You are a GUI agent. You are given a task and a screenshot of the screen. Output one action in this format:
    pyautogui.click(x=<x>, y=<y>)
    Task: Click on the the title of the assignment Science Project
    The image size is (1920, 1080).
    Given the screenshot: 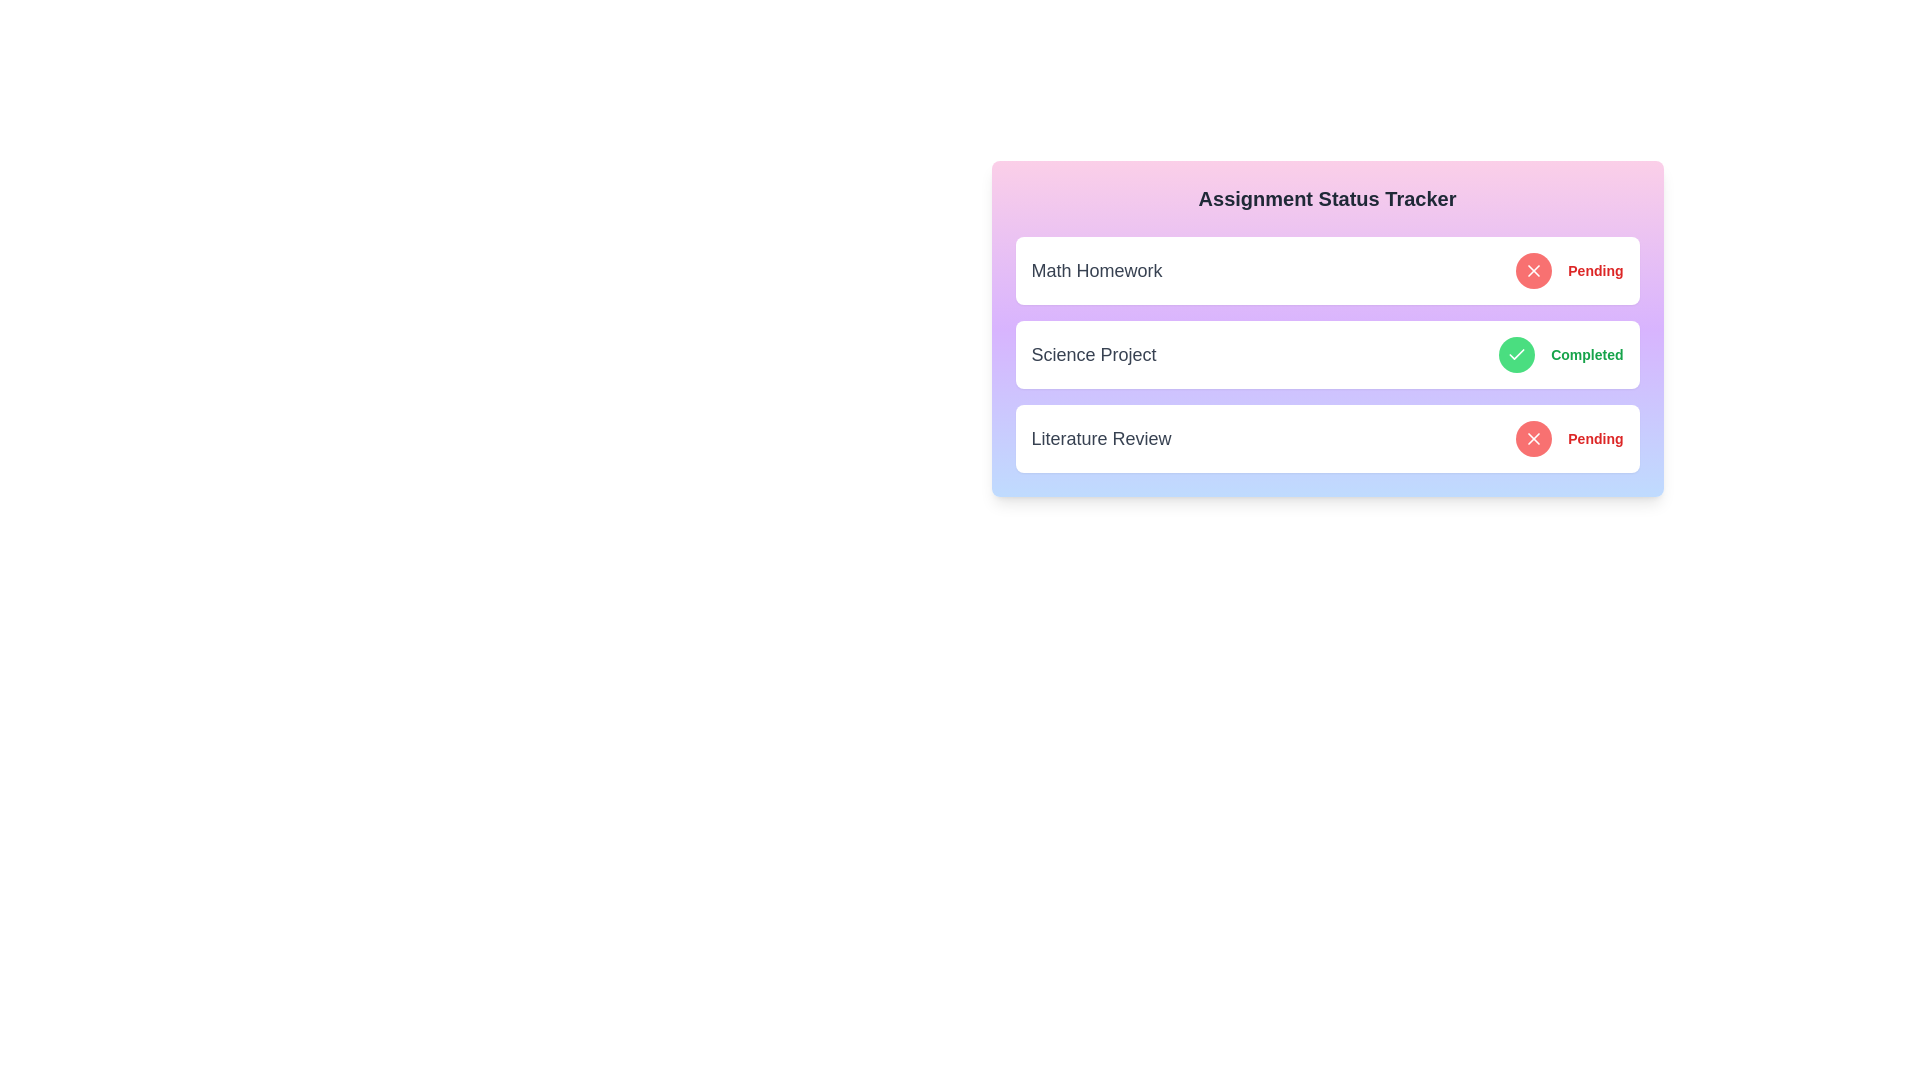 What is the action you would take?
    pyautogui.click(x=1093, y=353)
    